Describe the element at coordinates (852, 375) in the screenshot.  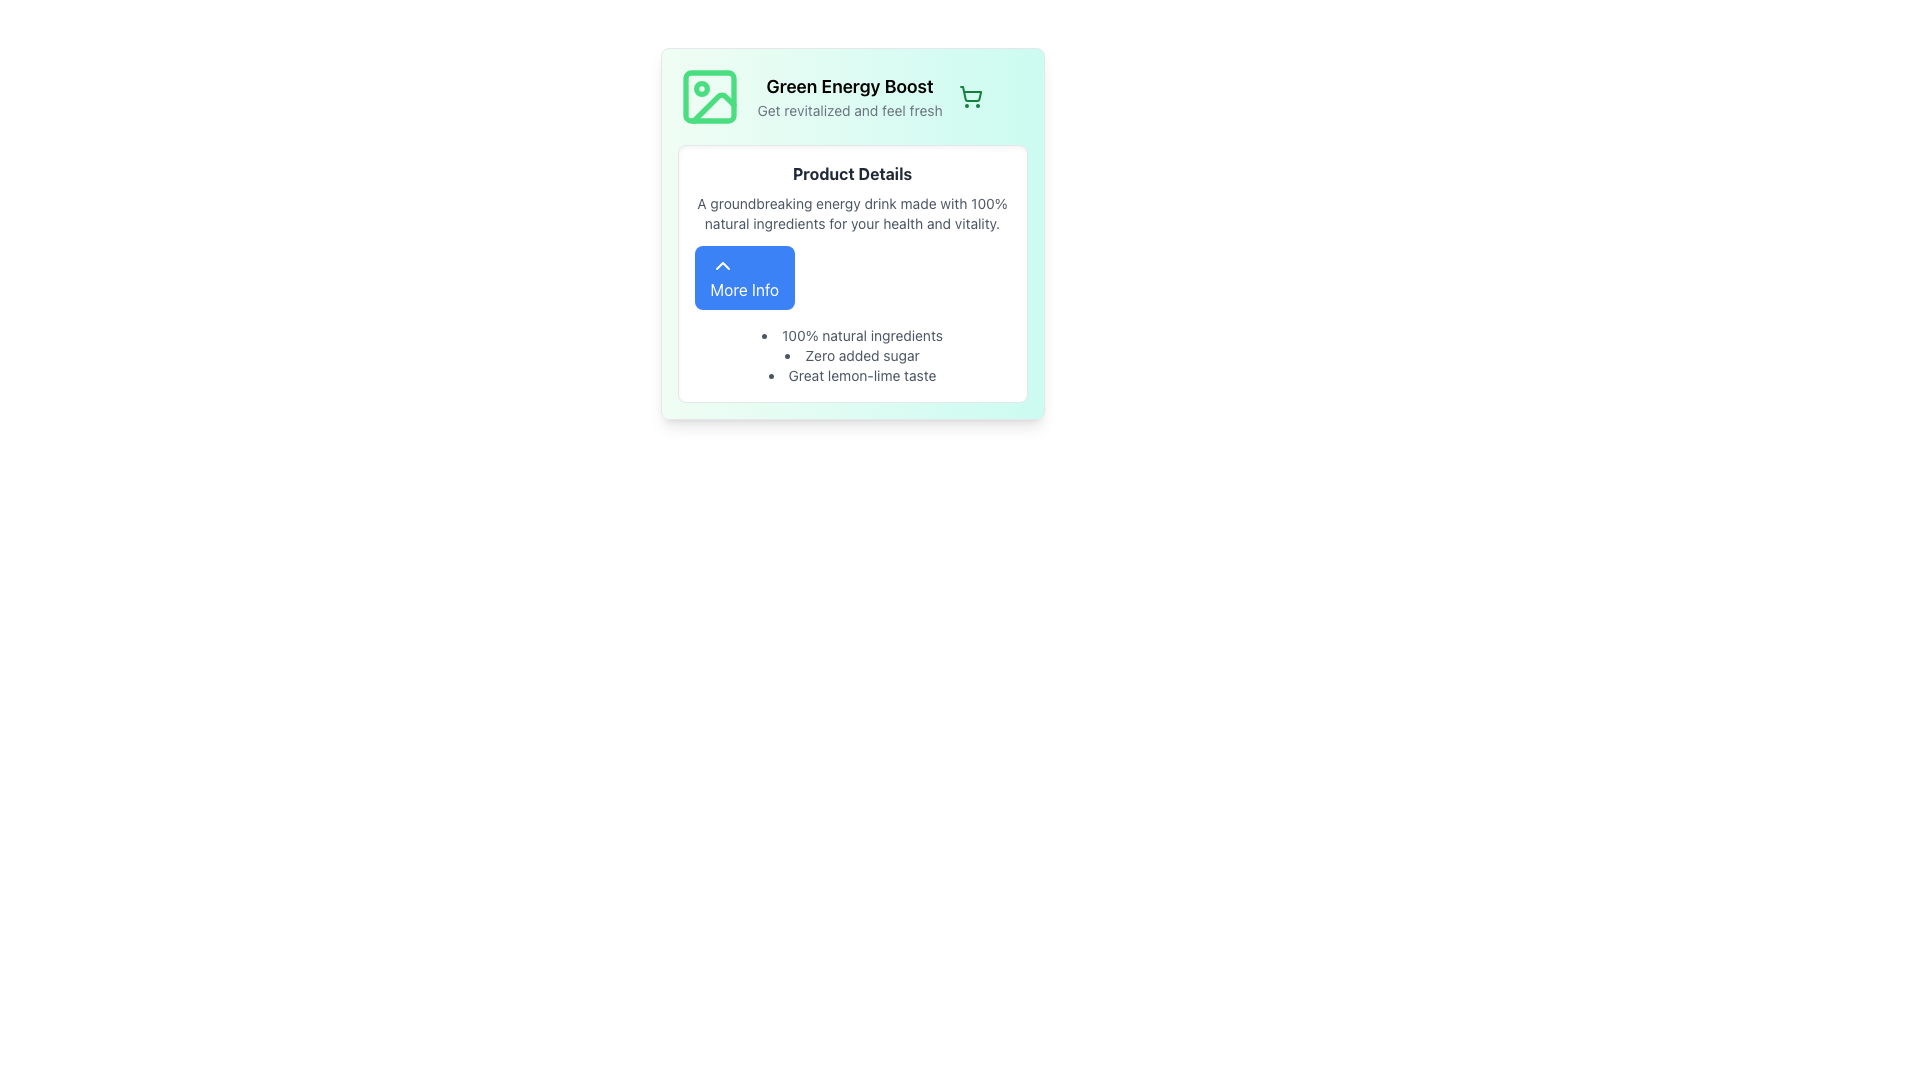
I see `the list item with the text 'Great lemon-lime taste'` at that location.